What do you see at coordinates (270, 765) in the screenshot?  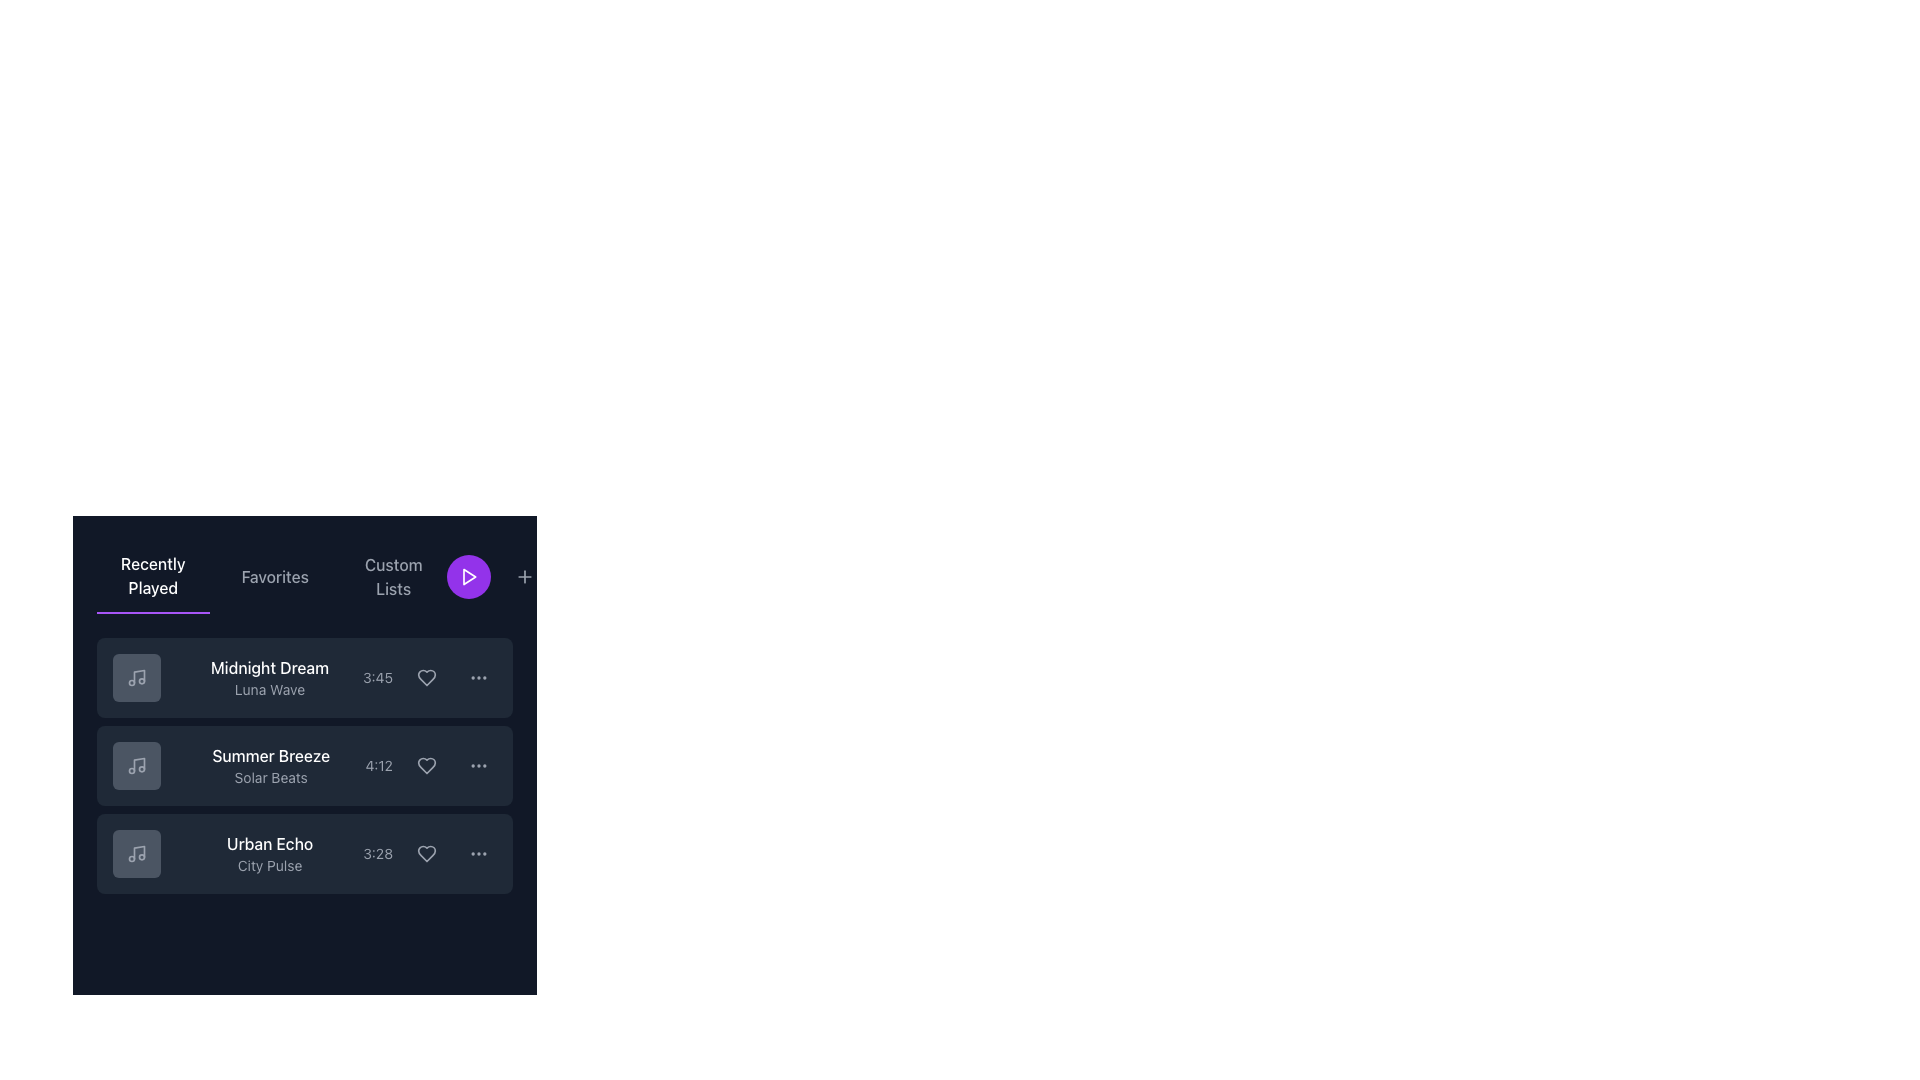 I see `the Text display component displaying 'Summer Breeze' and 'Solar Beats', which is located in the second row of the track list` at bounding box center [270, 765].